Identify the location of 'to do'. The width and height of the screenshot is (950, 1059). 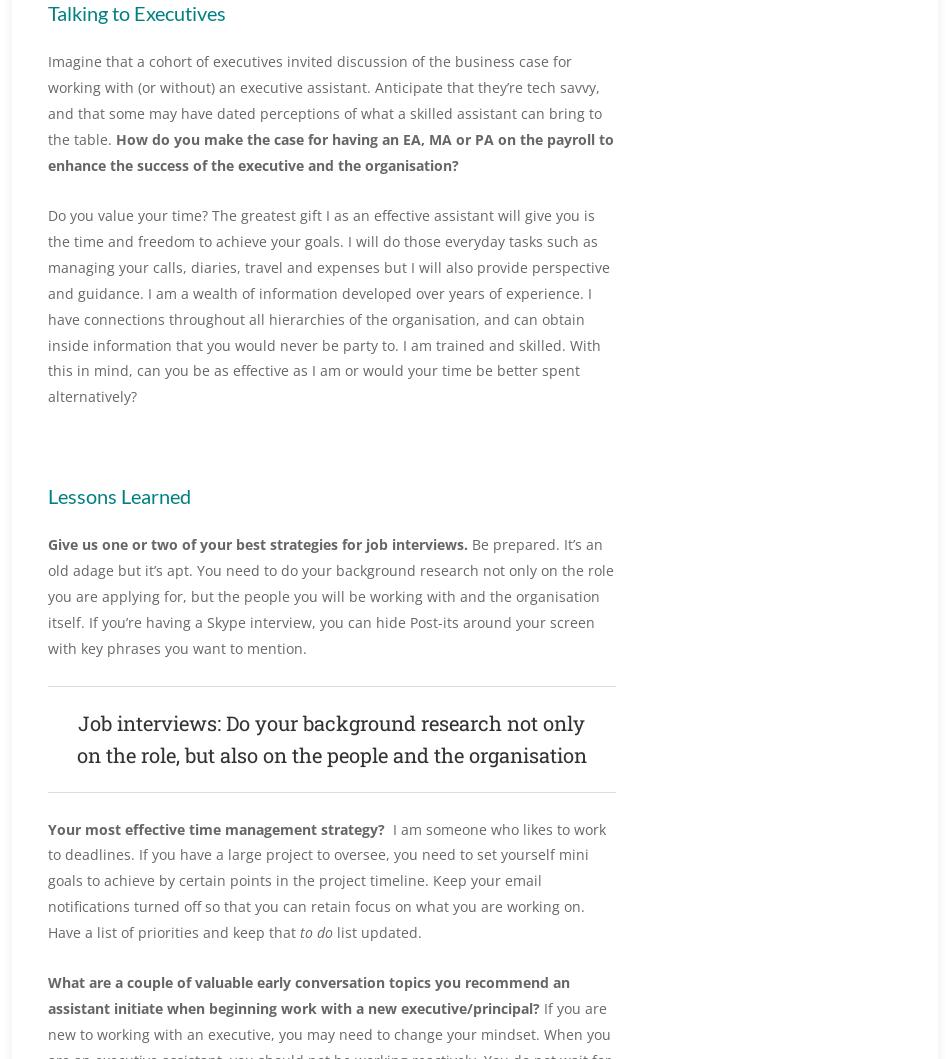
(315, 932).